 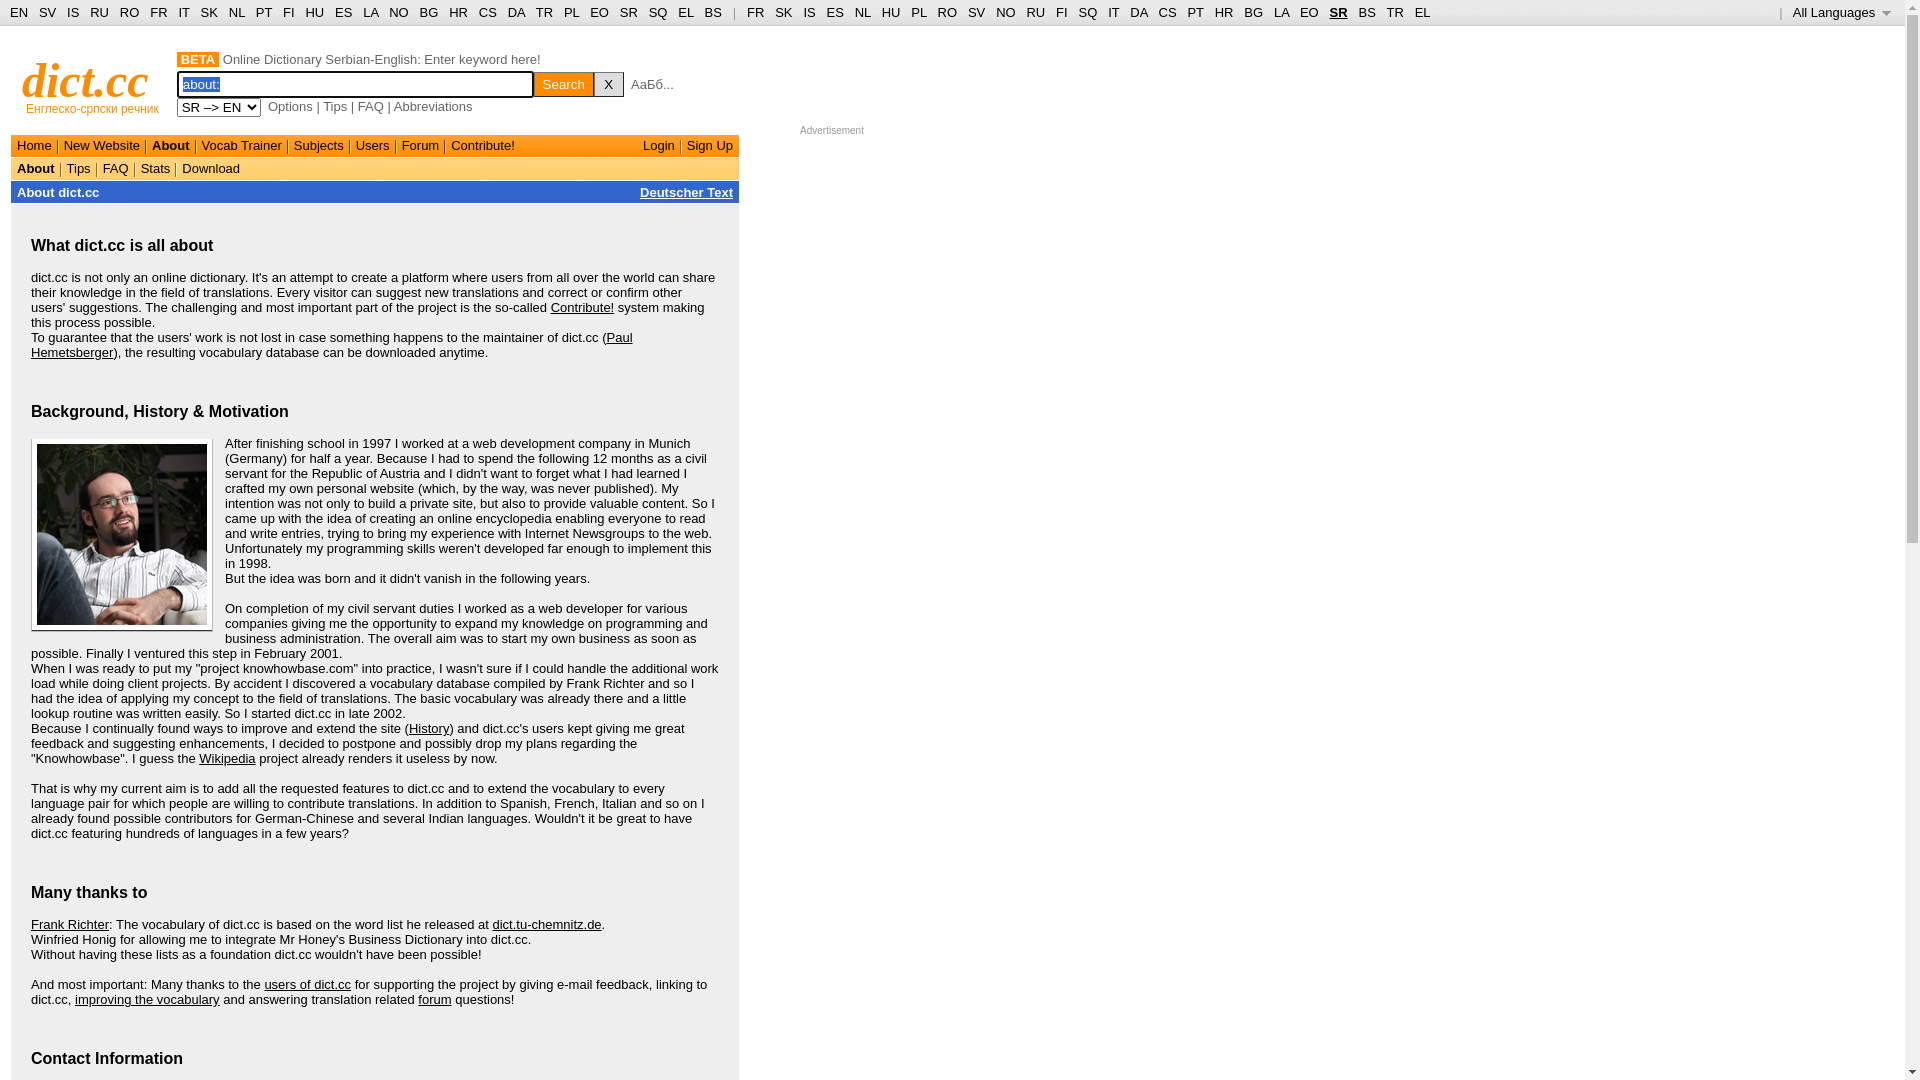 What do you see at coordinates (457, 12) in the screenshot?
I see `'HR'` at bounding box center [457, 12].